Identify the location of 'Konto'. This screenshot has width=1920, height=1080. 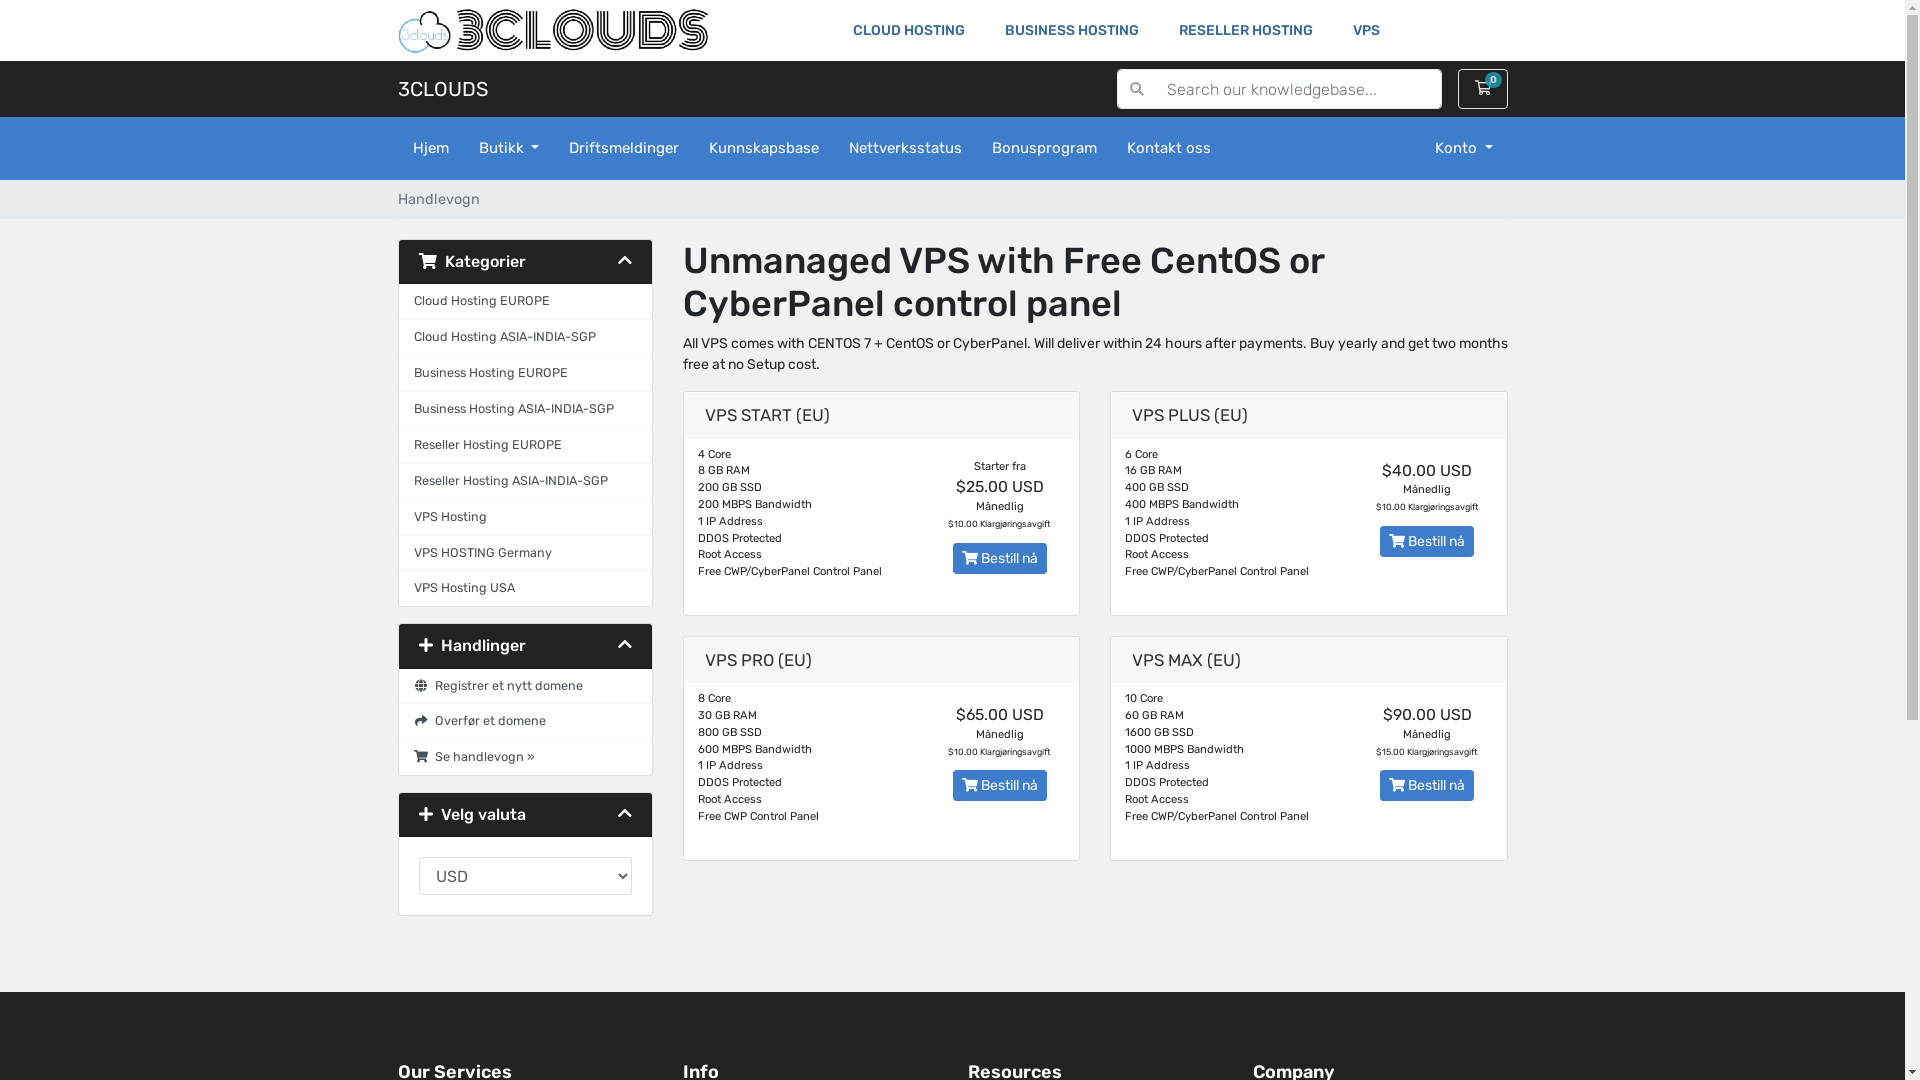
(1464, 147).